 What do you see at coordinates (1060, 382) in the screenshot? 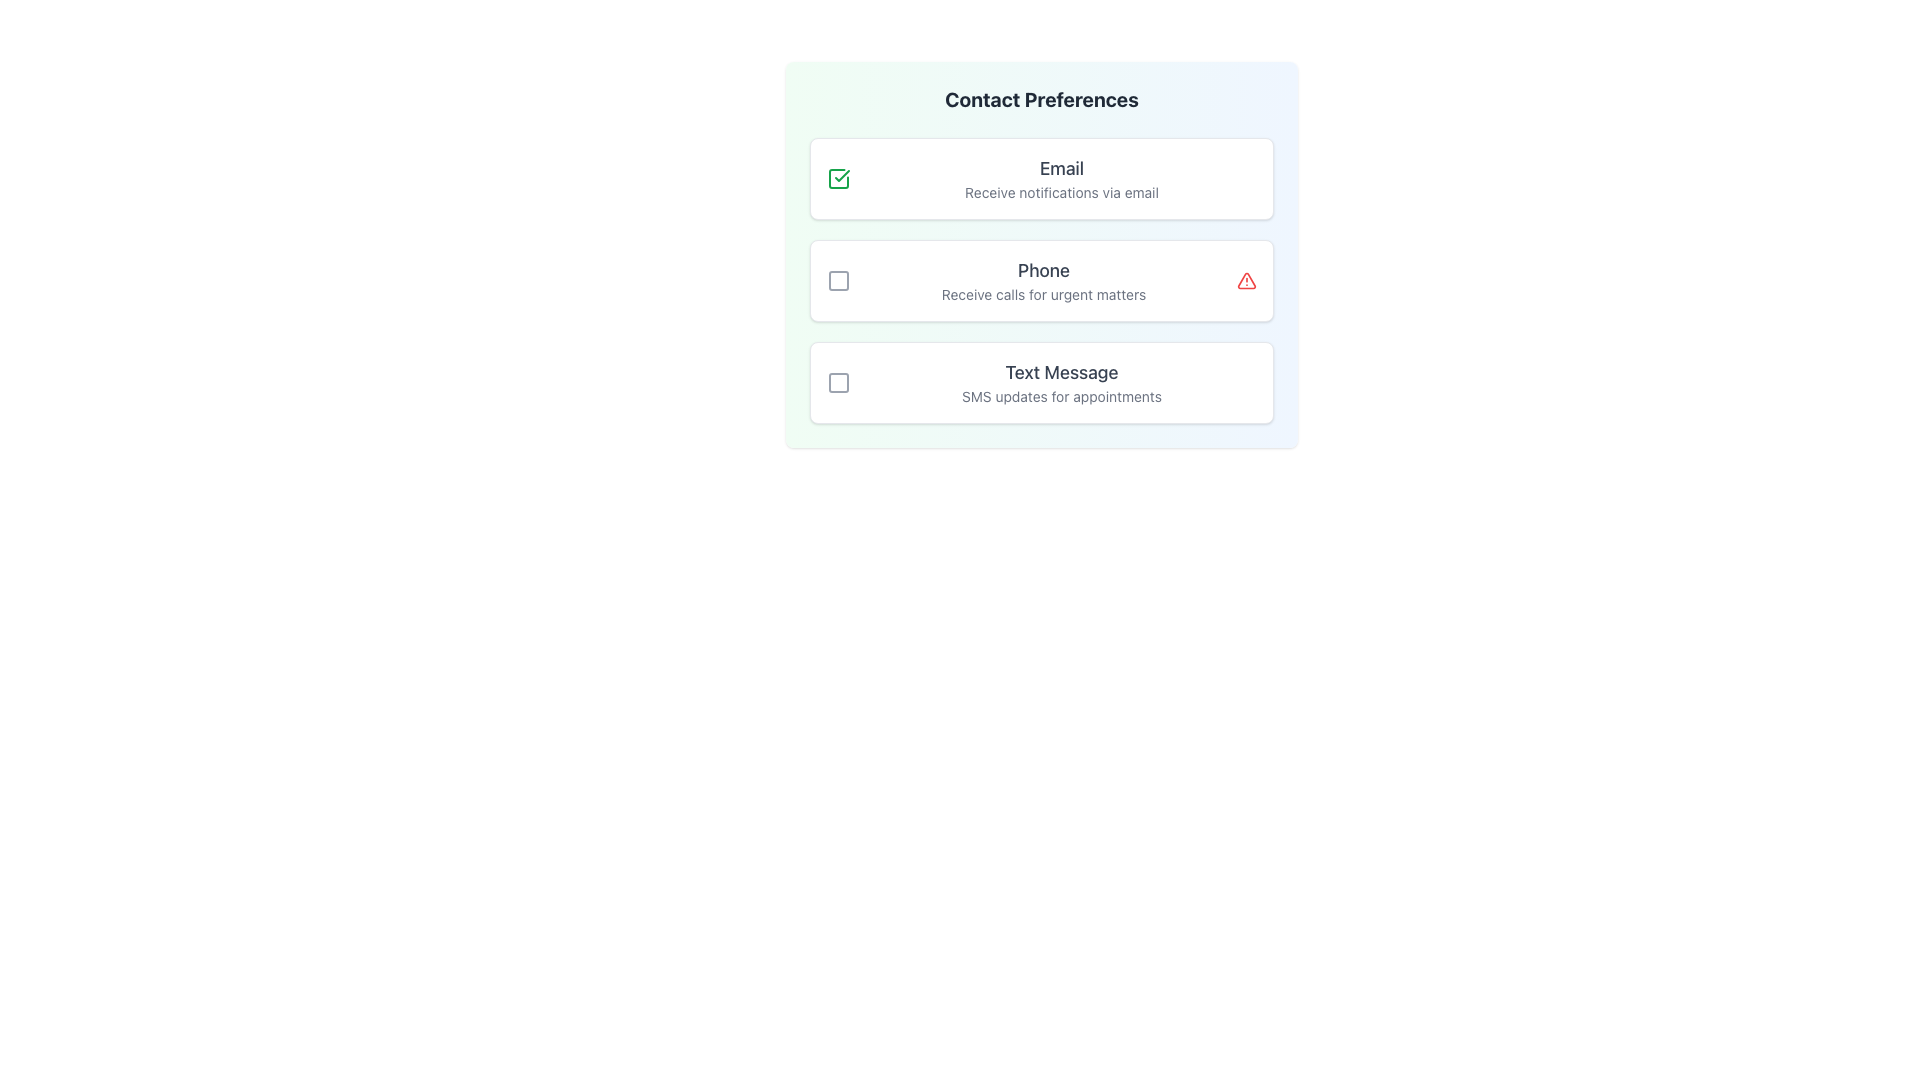
I see `the informational Text Label regarding SMS updates for appointments, which is located below the 'Phone' component in the 'Contact Preferences' section` at bounding box center [1060, 382].